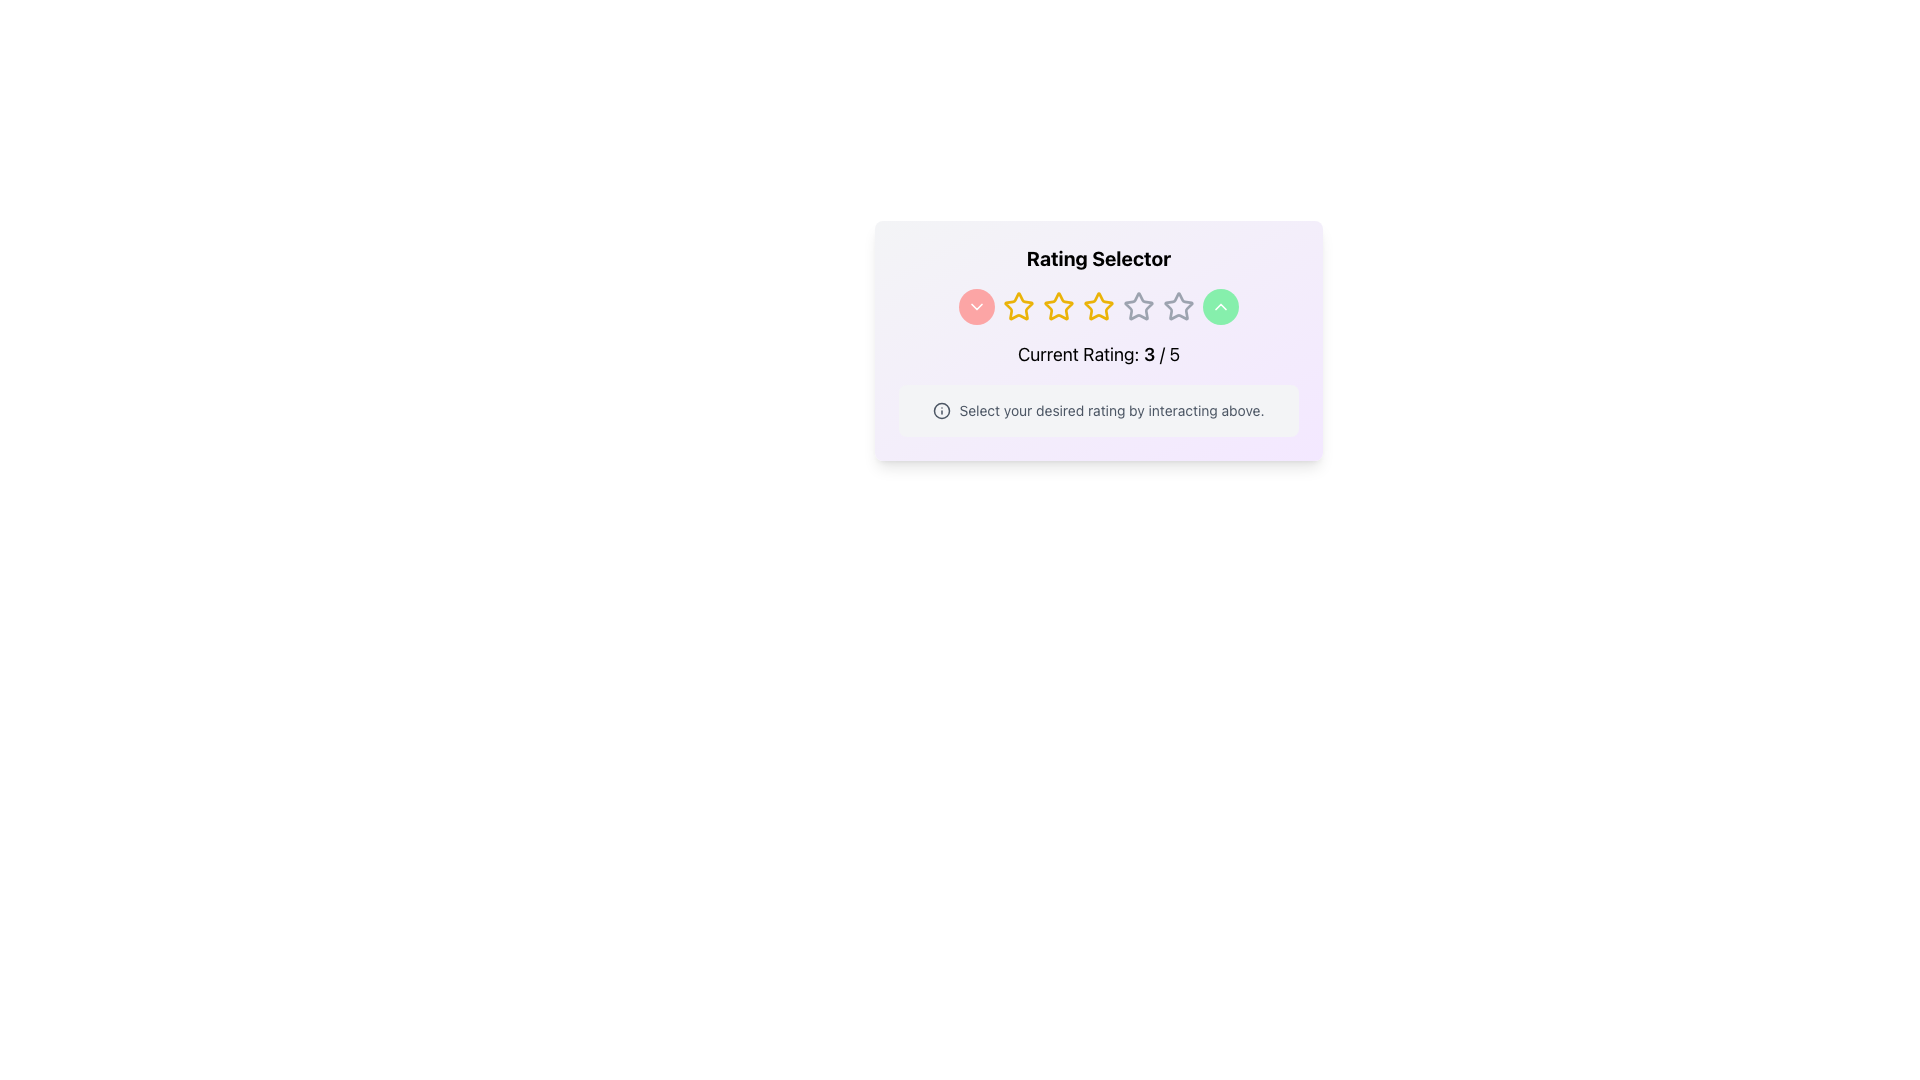 This screenshot has height=1080, width=1920. I want to click on the third star icon in the star-based rating system, so click(1058, 306).